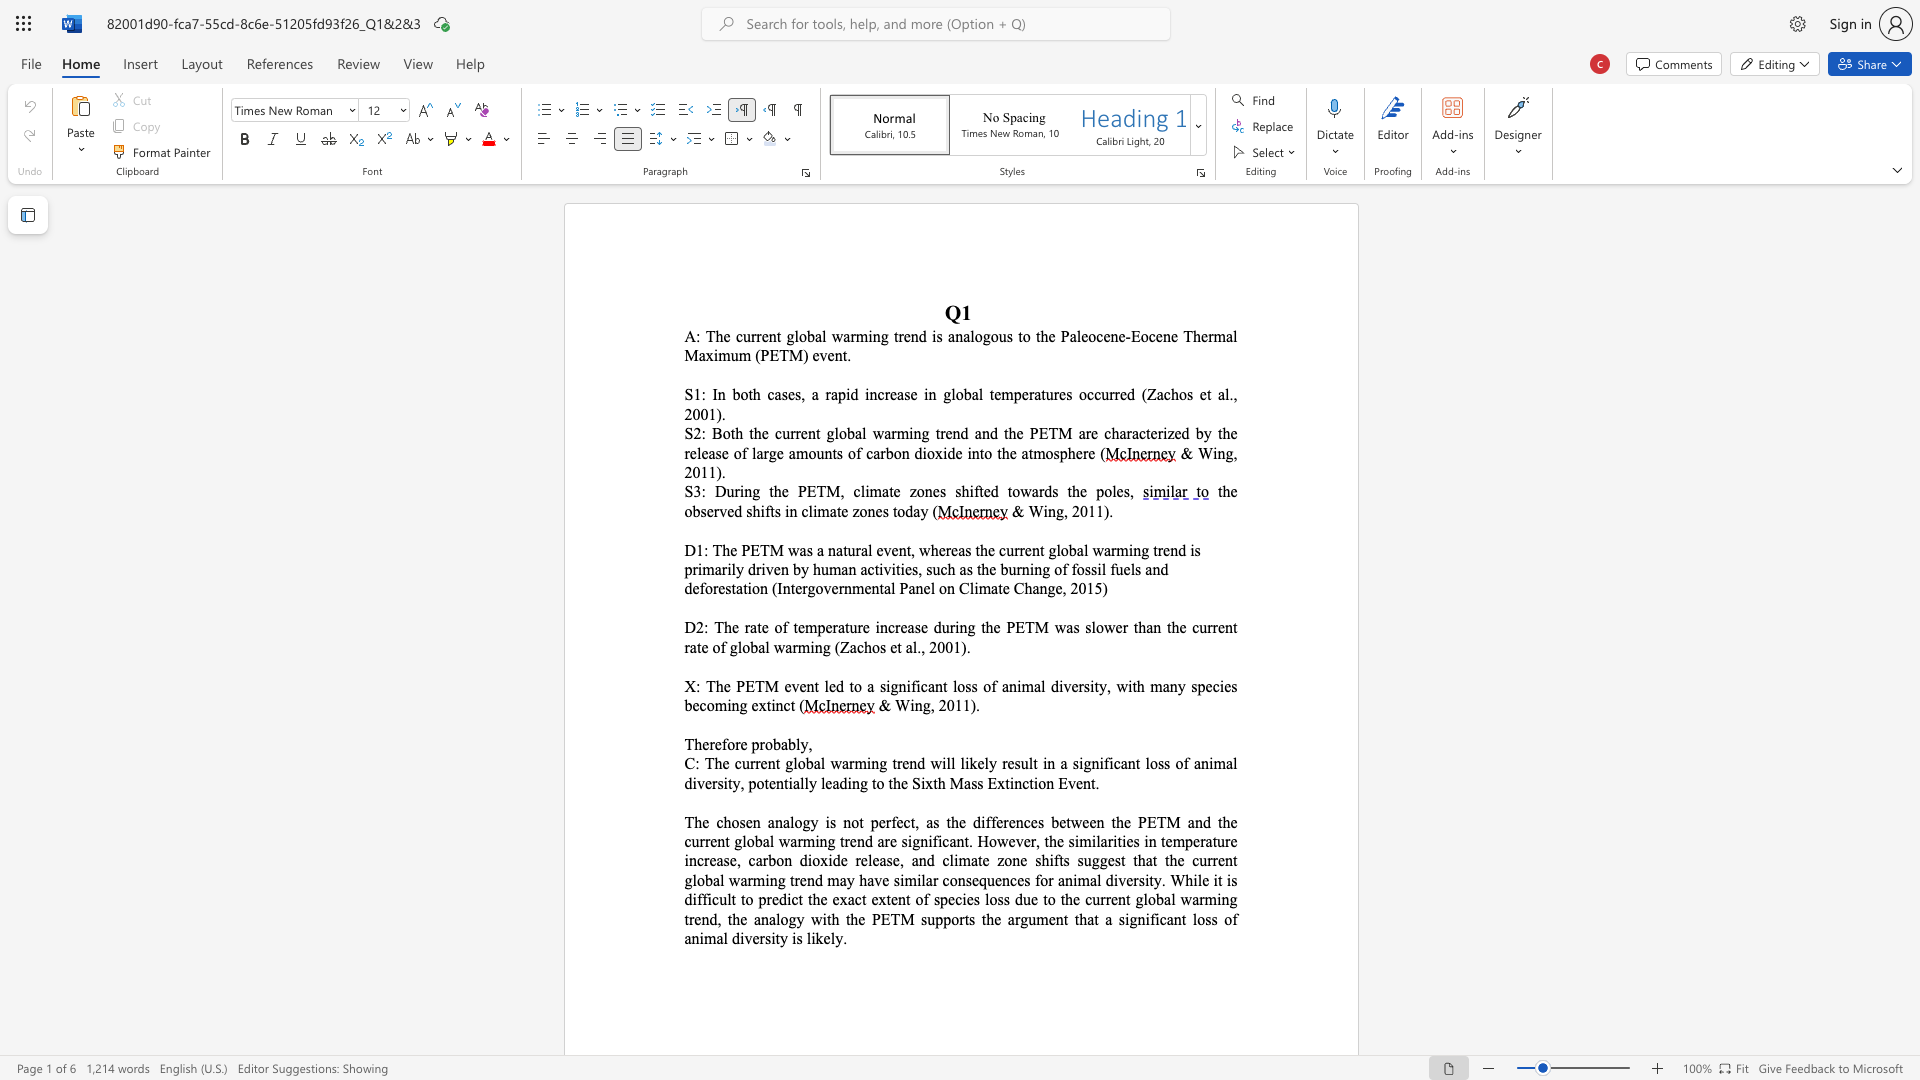 Image resolution: width=1920 pixels, height=1080 pixels. Describe the element at coordinates (696, 510) in the screenshot. I see `the 1th character "b" in the text` at that location.